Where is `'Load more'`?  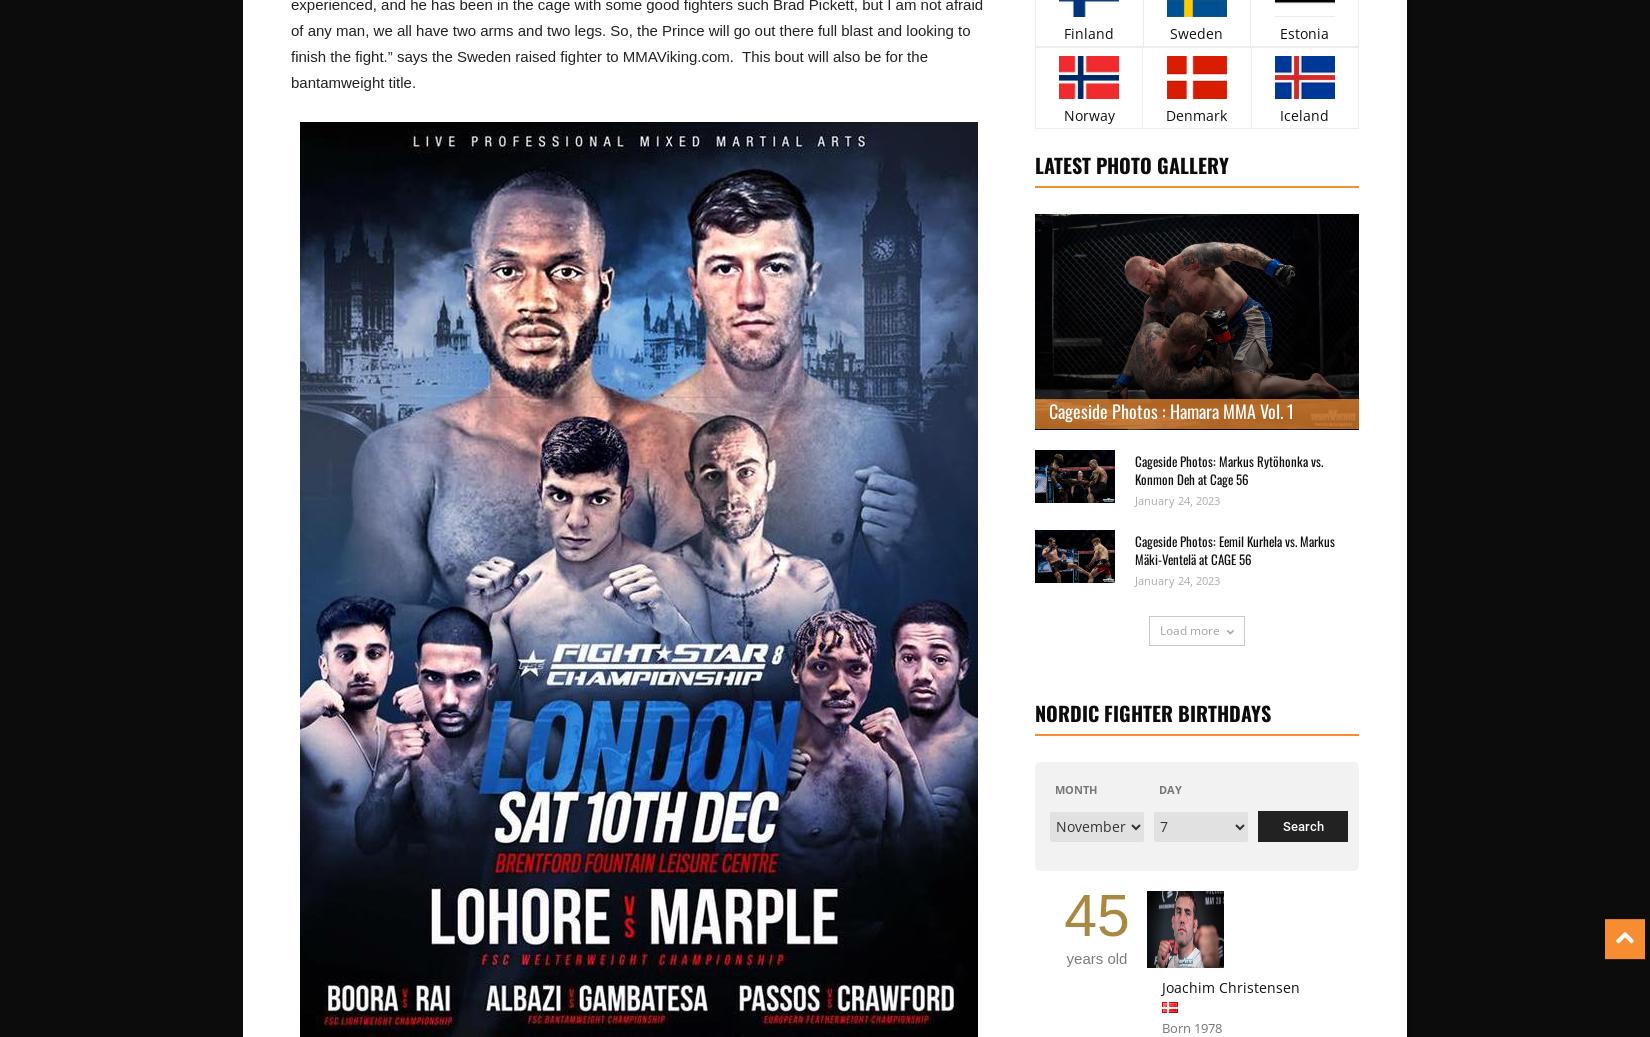
'Load more' is located at coordinates (1189, 629).